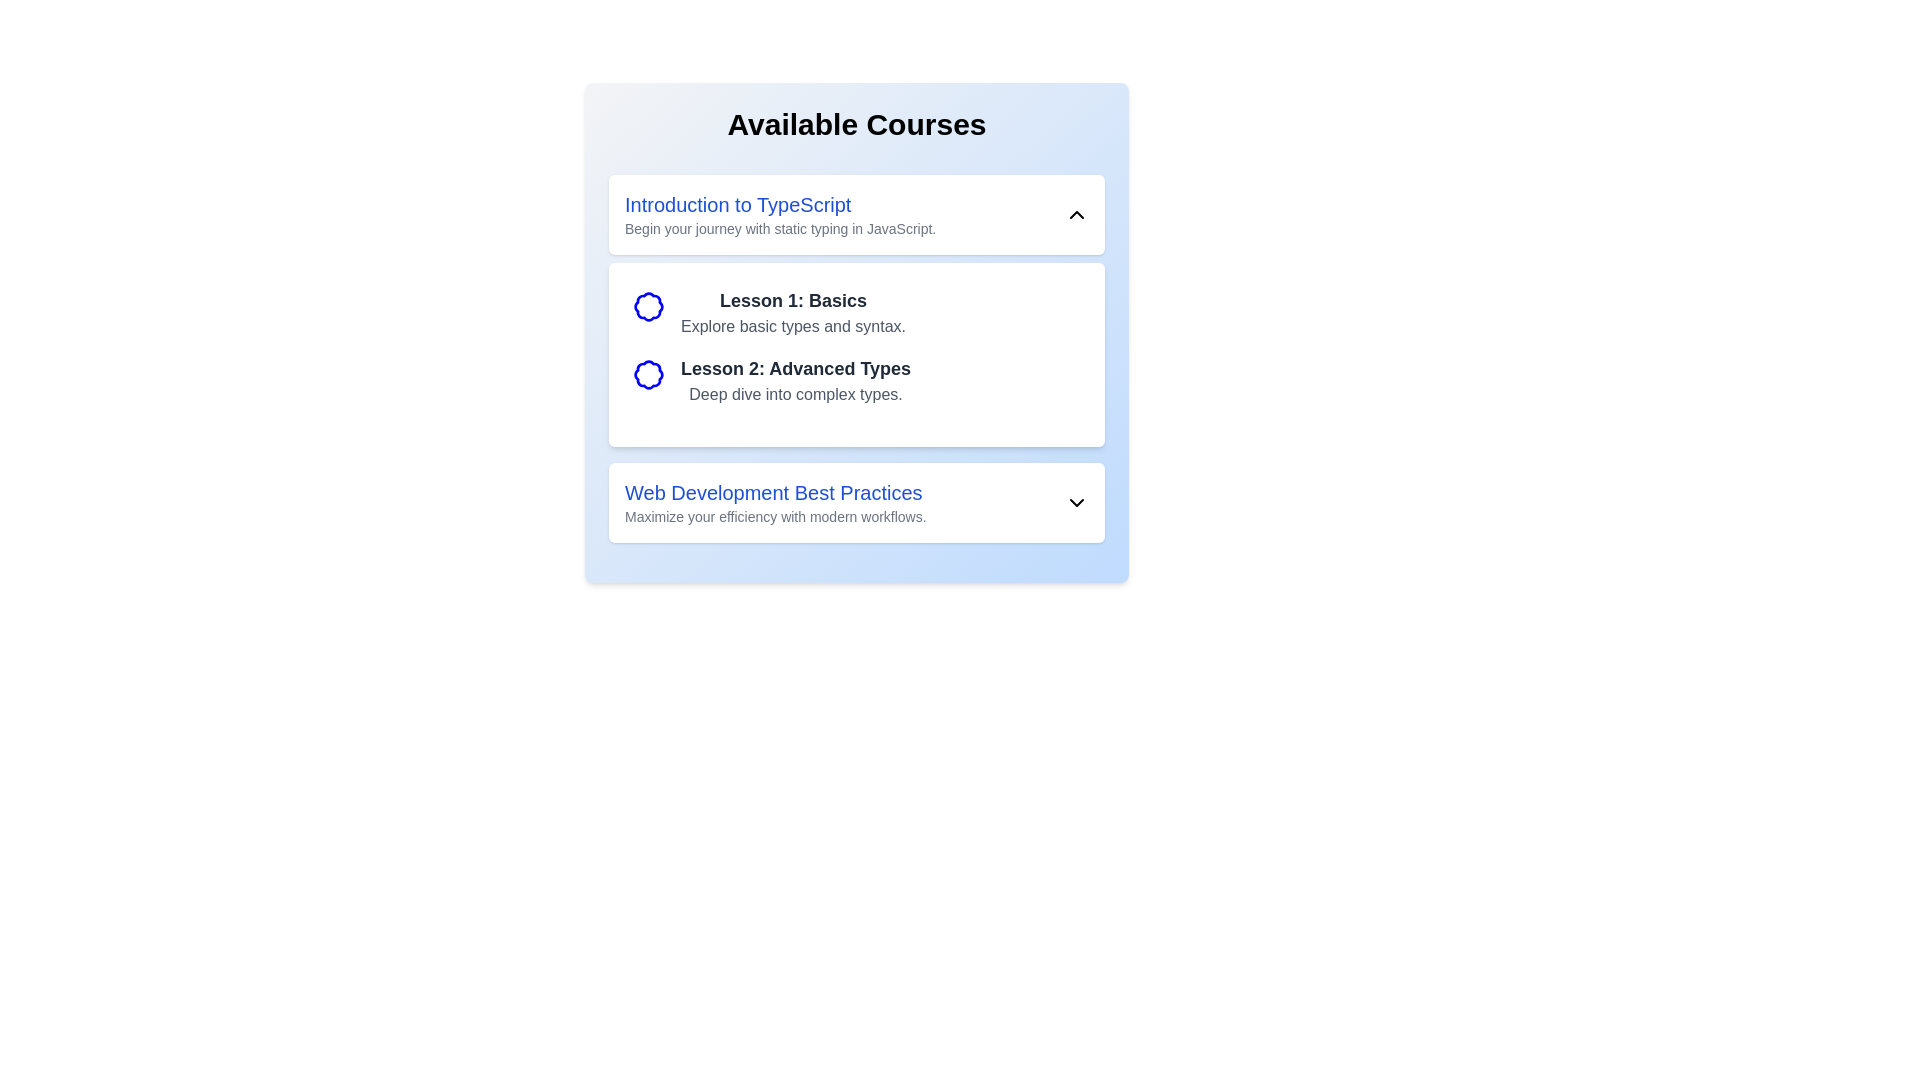 Image resolution: width=1920 pixels, height=1080 pixels. What do you see at coordinates (857, 311) in the screenshot?
I see `text for course information from the Information Display Card titled 'Introduction to TypeScript', which is centrally located in the interface` at bounding box center [857, 311].